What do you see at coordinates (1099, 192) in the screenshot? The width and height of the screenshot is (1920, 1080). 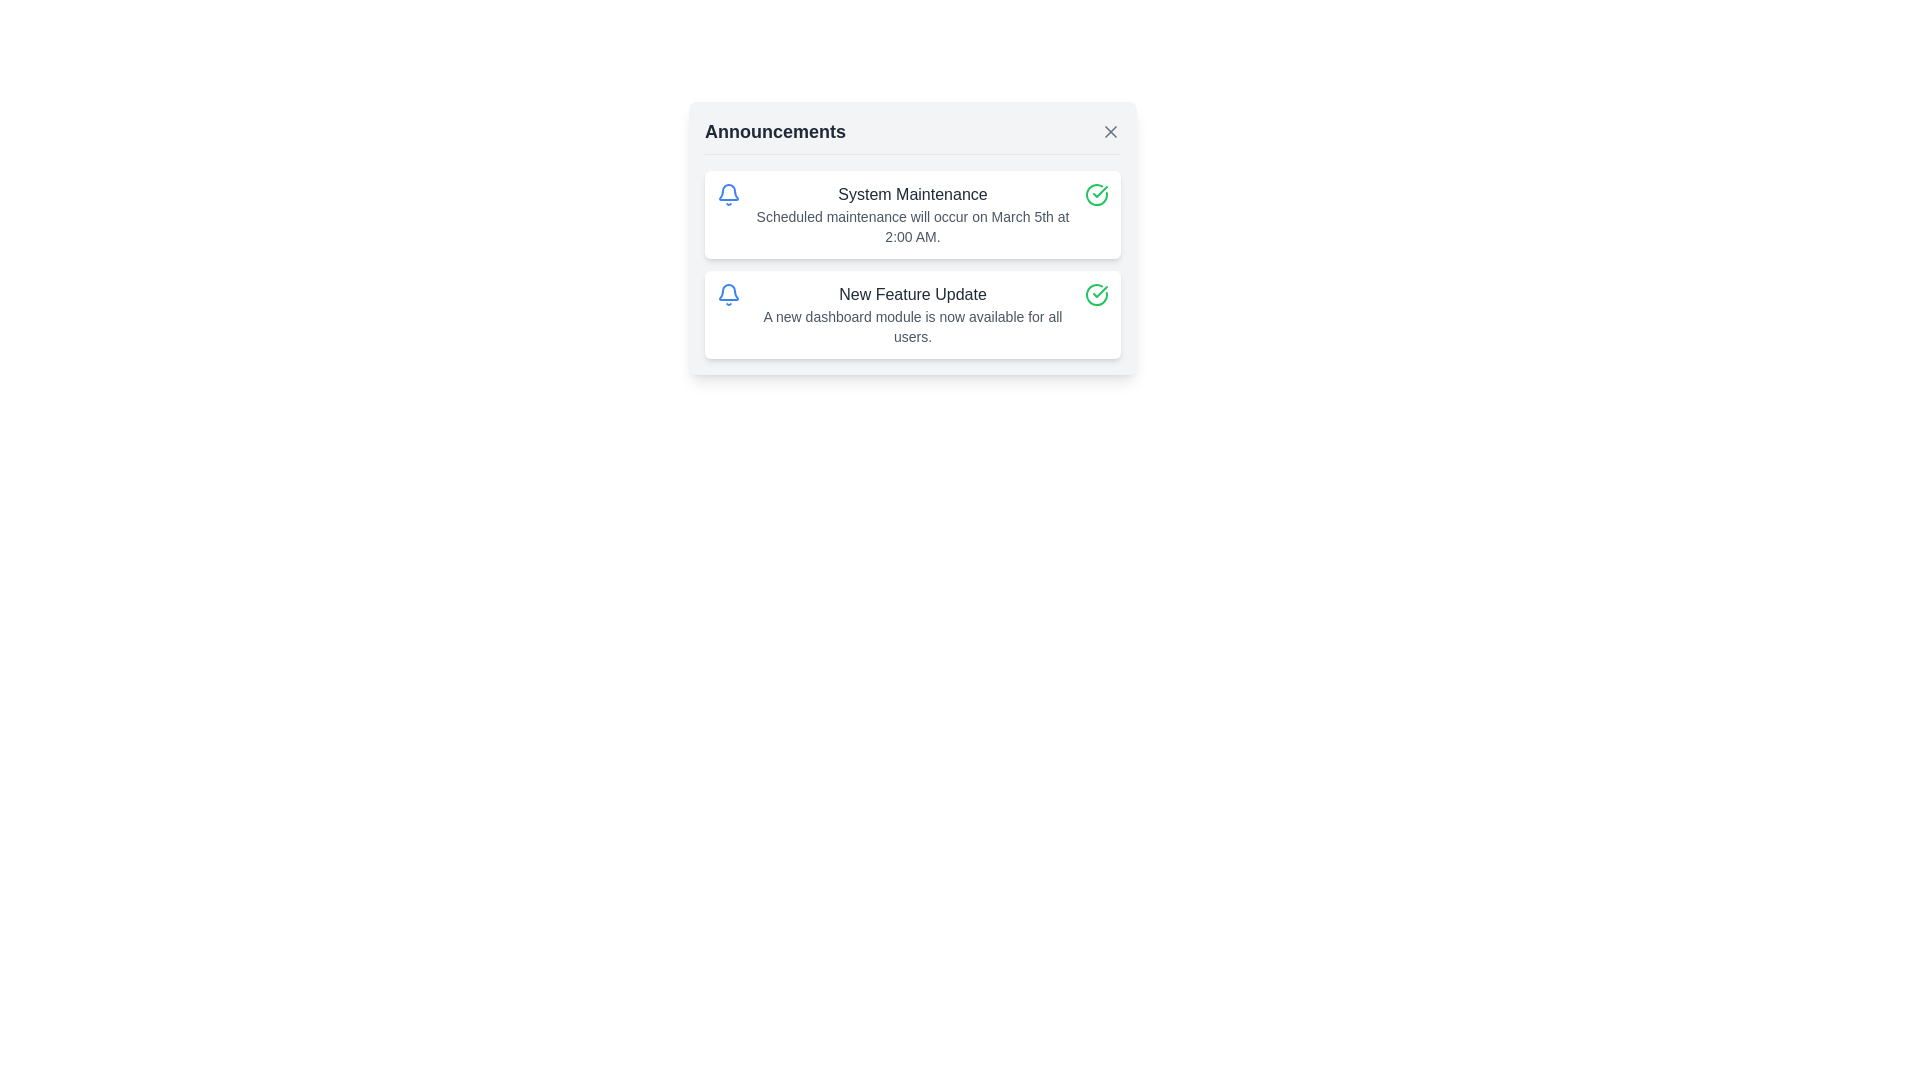 I see `the green check mark icon that indicates approval, located beside the 'New Feature Update' message in the Announcements panel` at bounding box center [1099, 192].